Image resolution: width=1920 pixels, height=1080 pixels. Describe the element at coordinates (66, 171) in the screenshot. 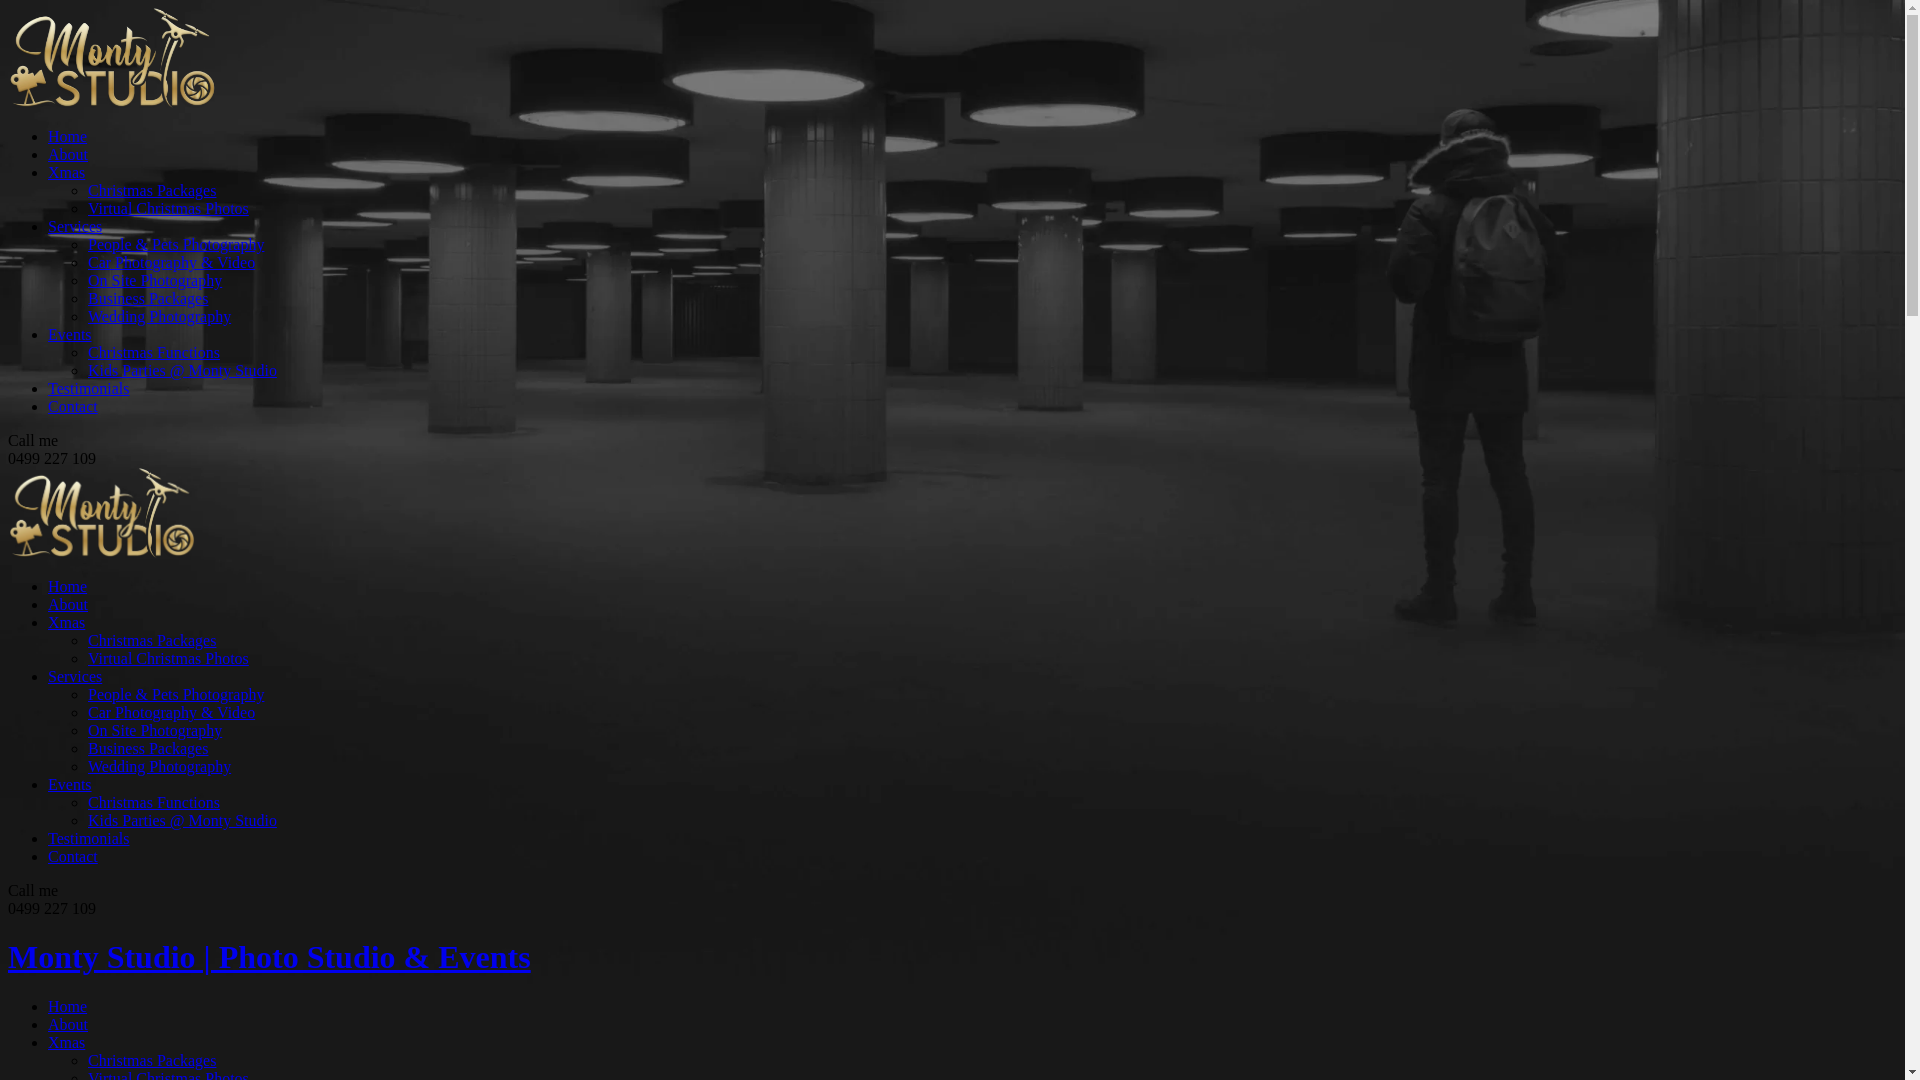

I see `'Xmas'` at that location.